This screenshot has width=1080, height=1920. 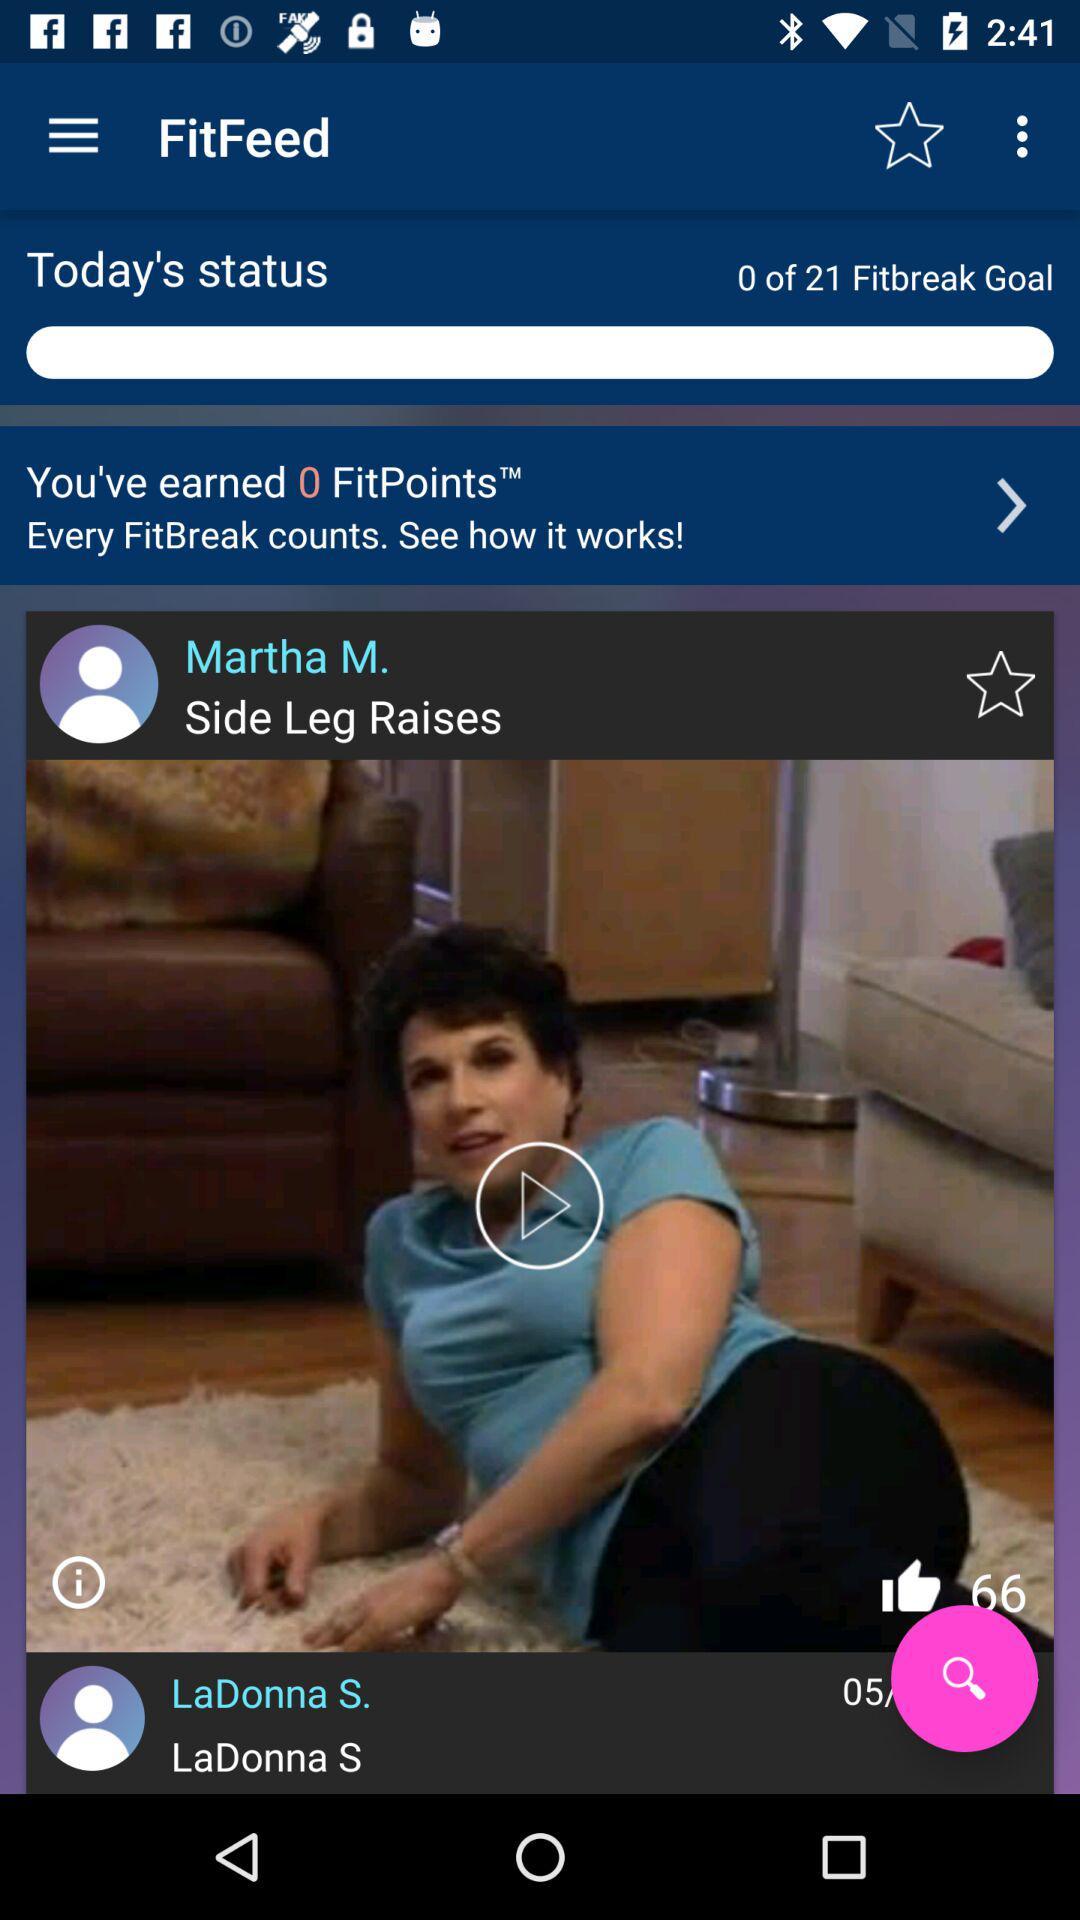 What do you see at coordinates (540, 1204) in the screenshot?
I see `video` at bounding box center [540, 1204].